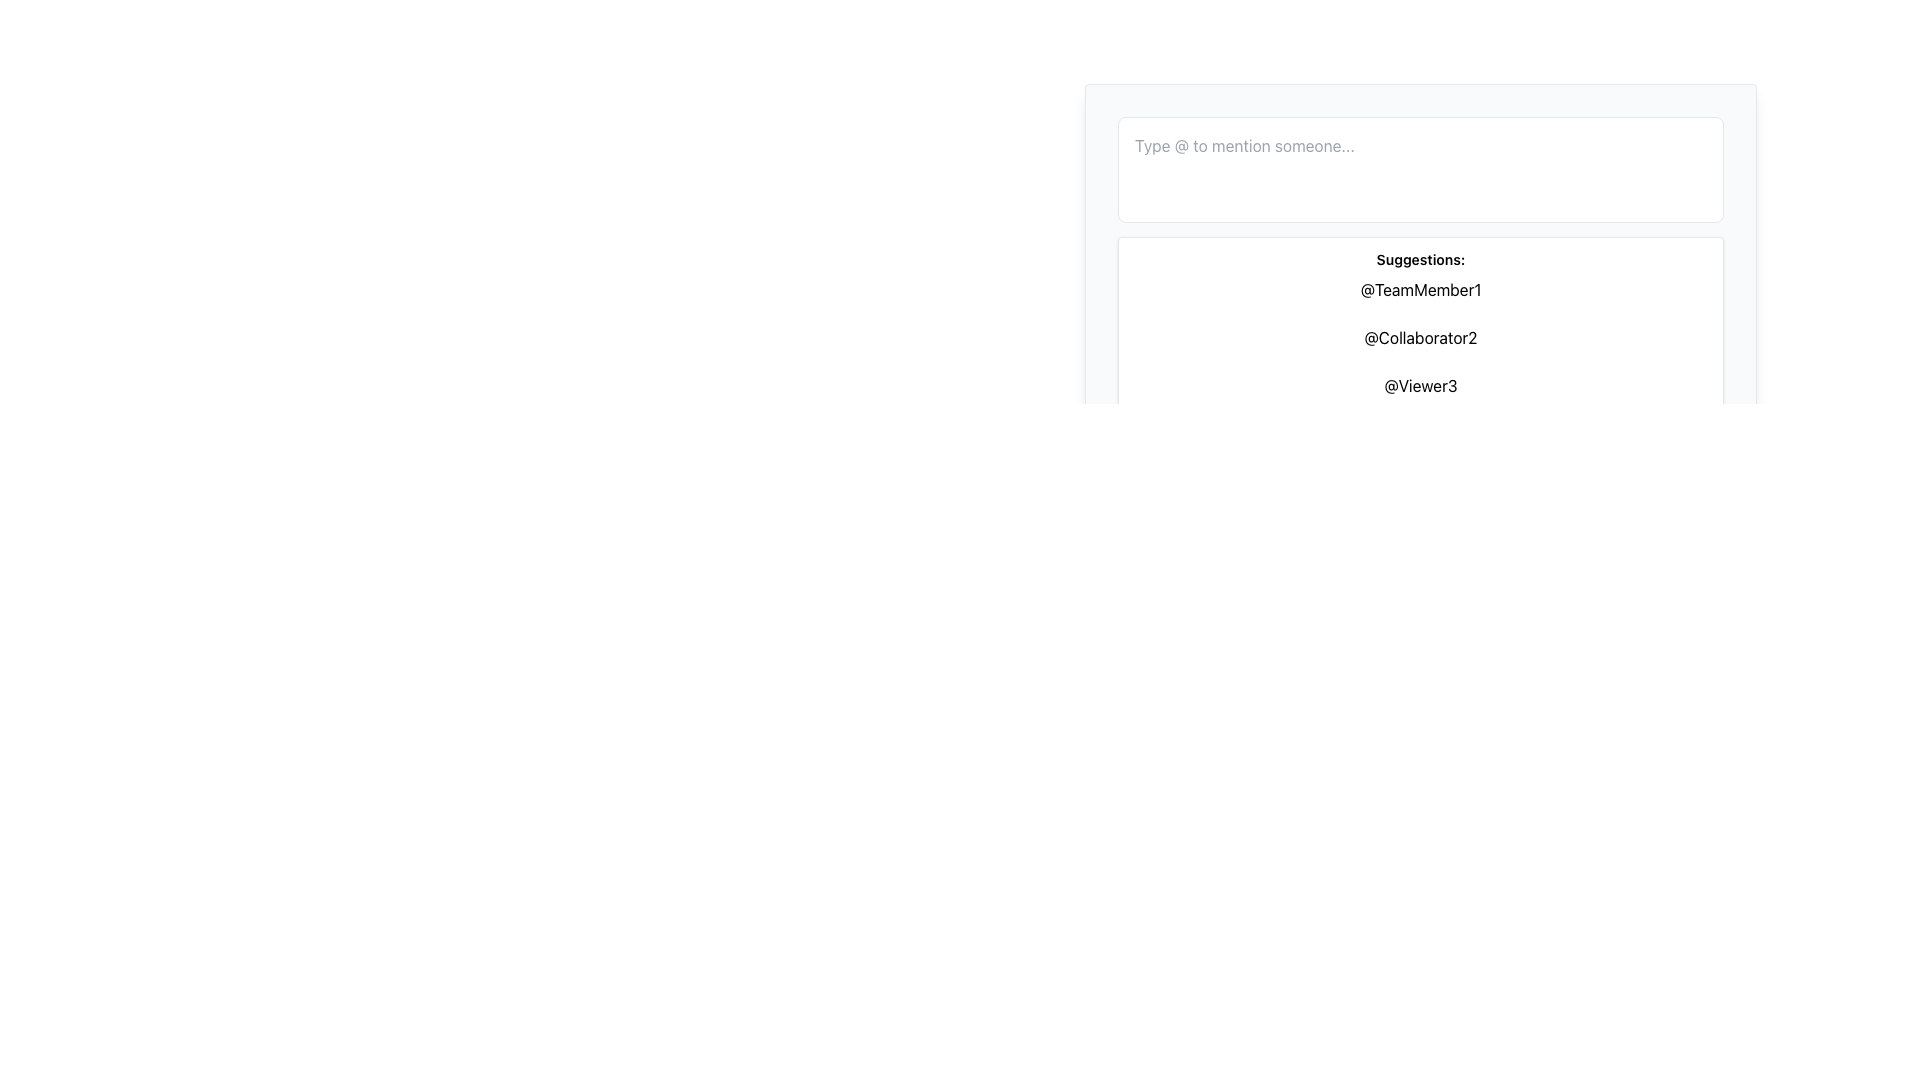 Image resolution: width=1920 pixels, height=1080 pixels. Describe the element at coordinates (1419, 385) in the screenshot. I see `the selectable list item representing the user mention option '@Viewer3'` at that location.